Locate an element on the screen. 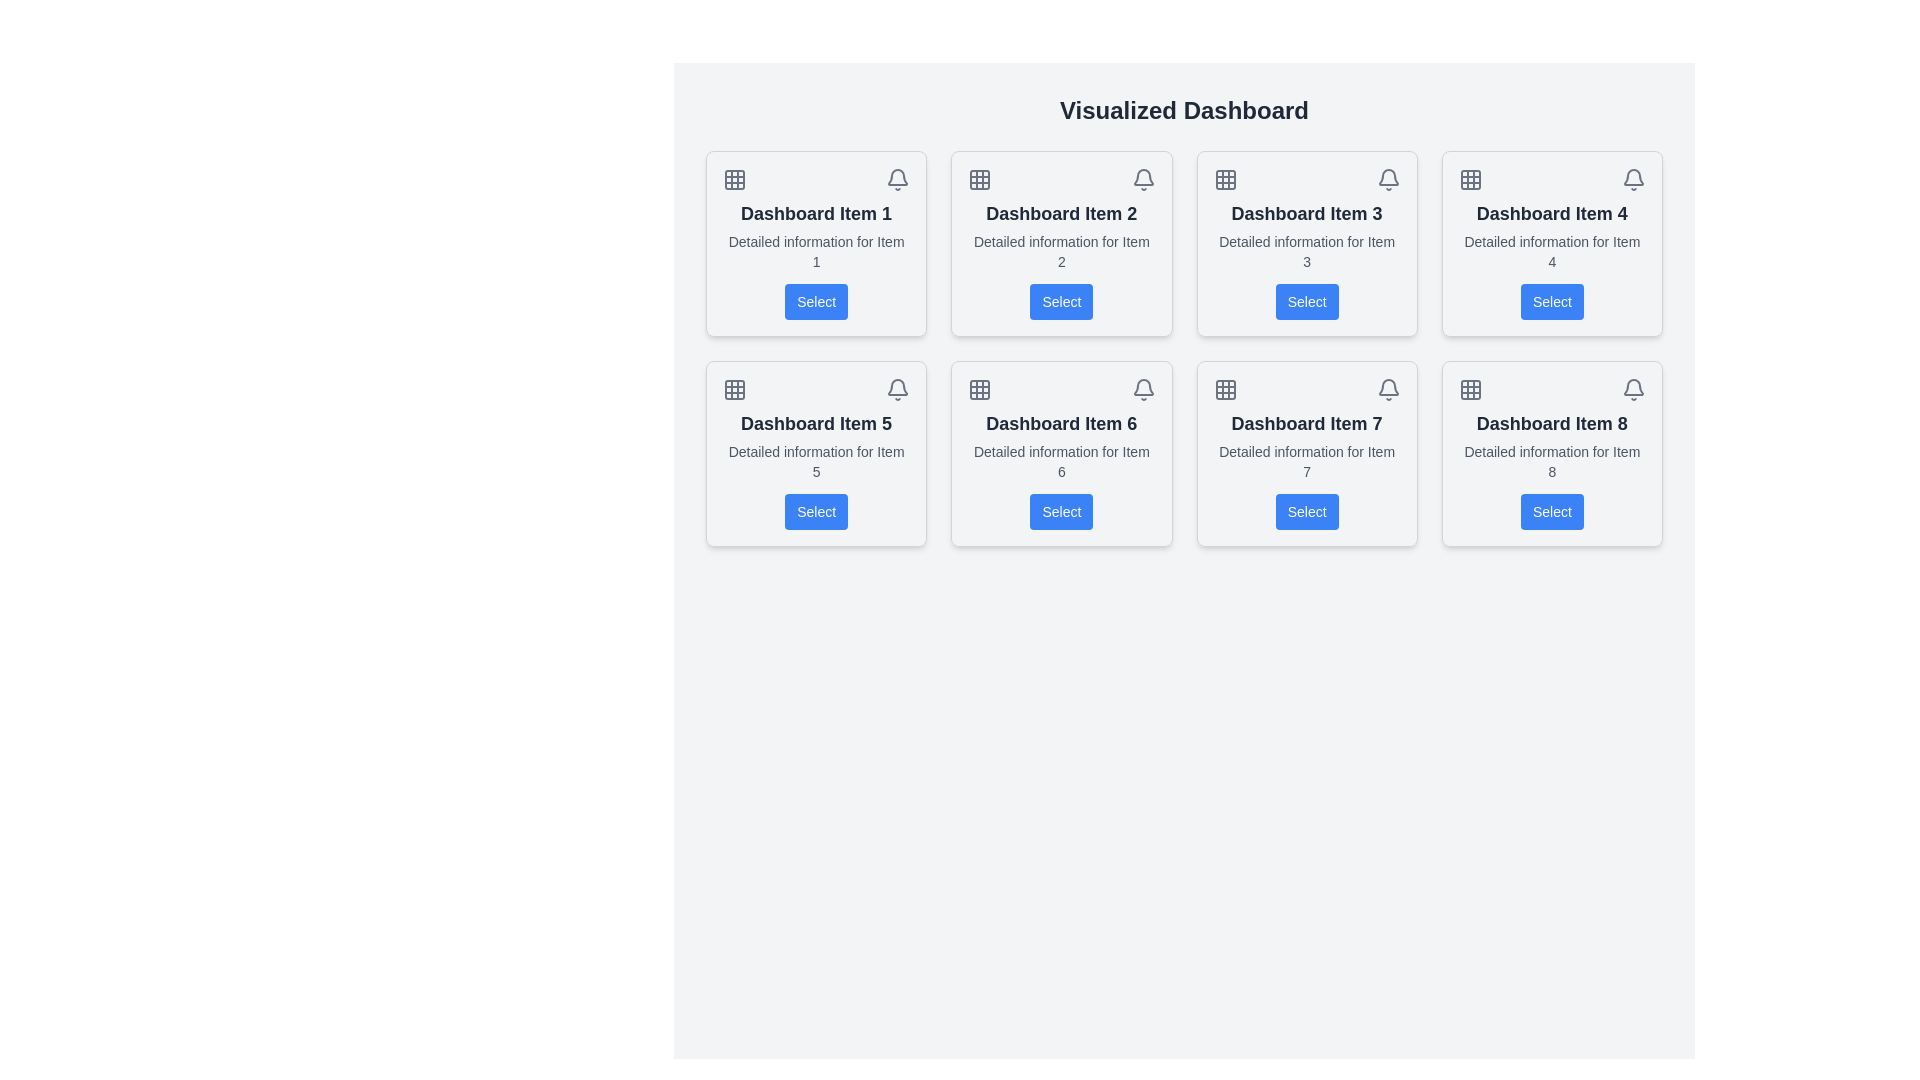 Image resolution: width=1920 pixels, height=1080 pixels. title of the Text Label located on the first item in the second row of the dashboard card, positioned above the 'Select' button and below smaller icons is located at coordinates (816, 423).